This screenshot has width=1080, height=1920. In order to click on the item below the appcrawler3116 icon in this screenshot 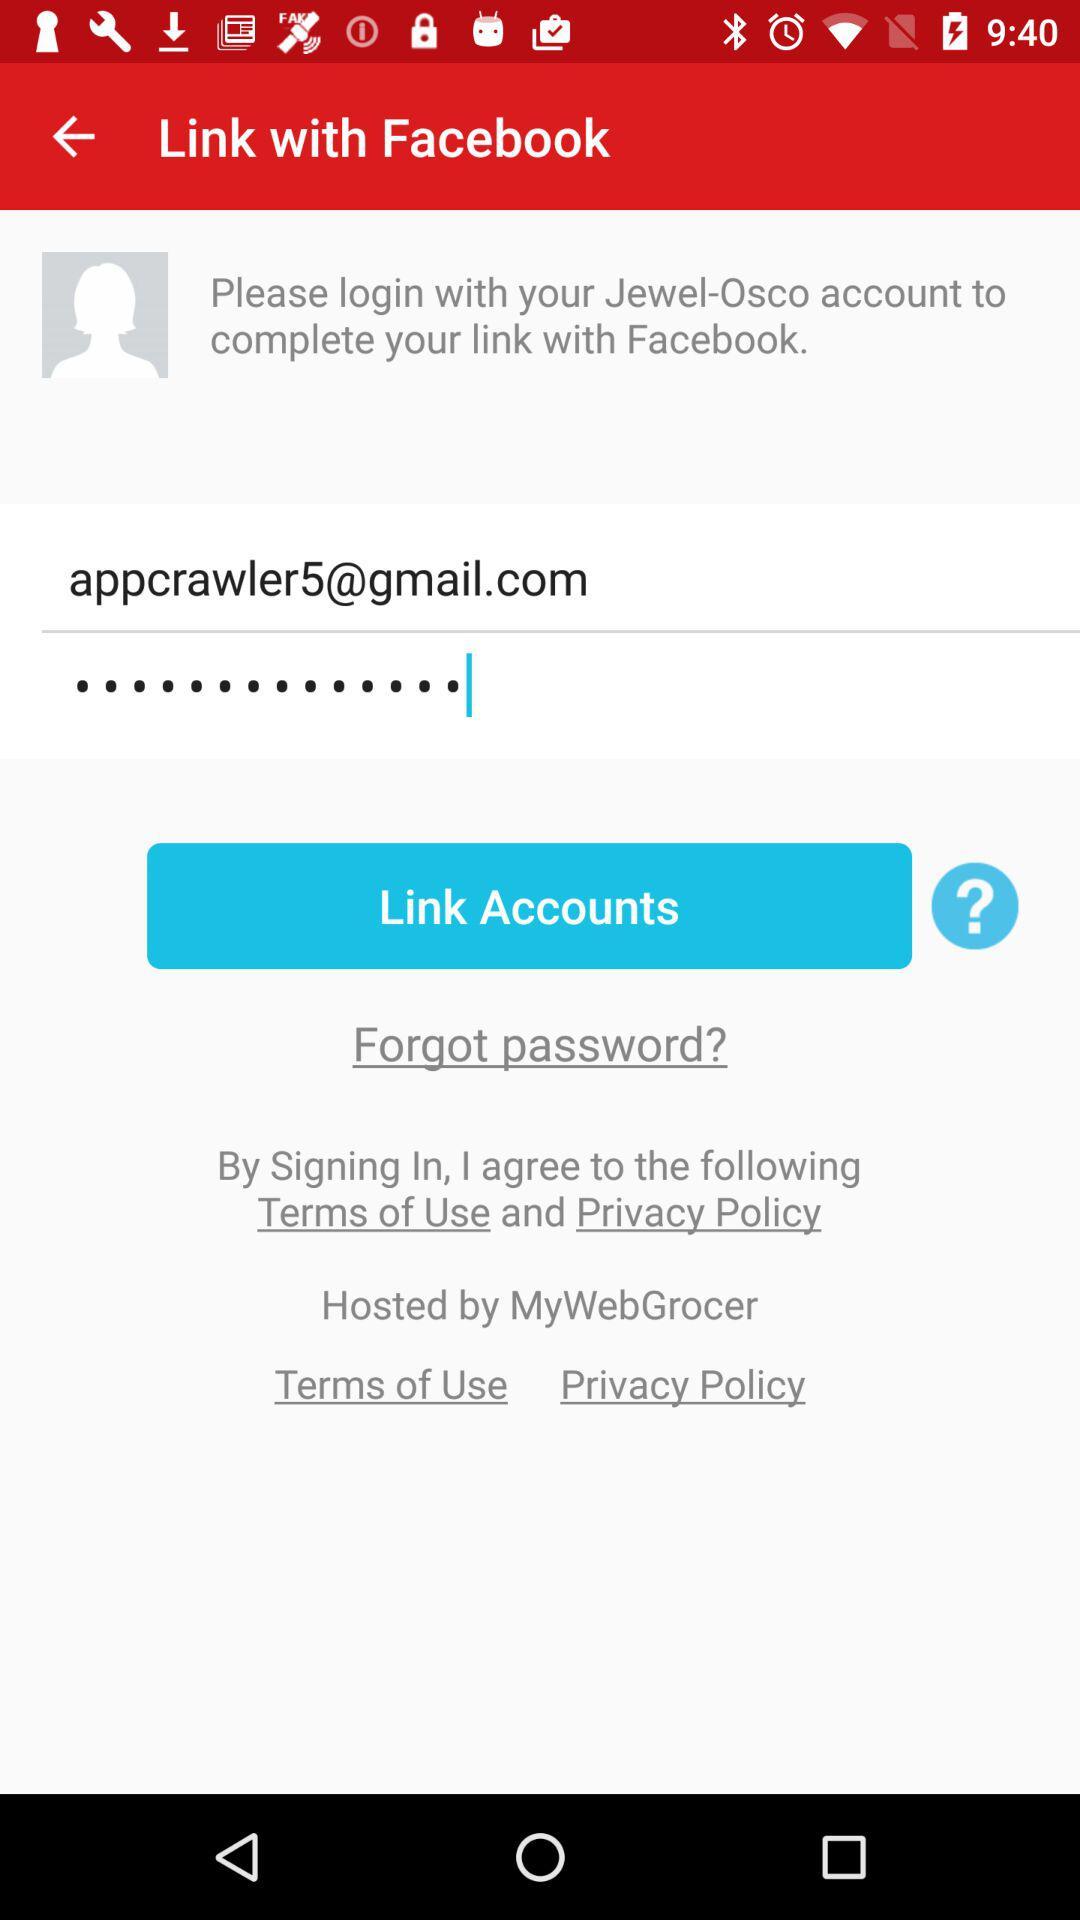, I will do `click(528, 905)`.